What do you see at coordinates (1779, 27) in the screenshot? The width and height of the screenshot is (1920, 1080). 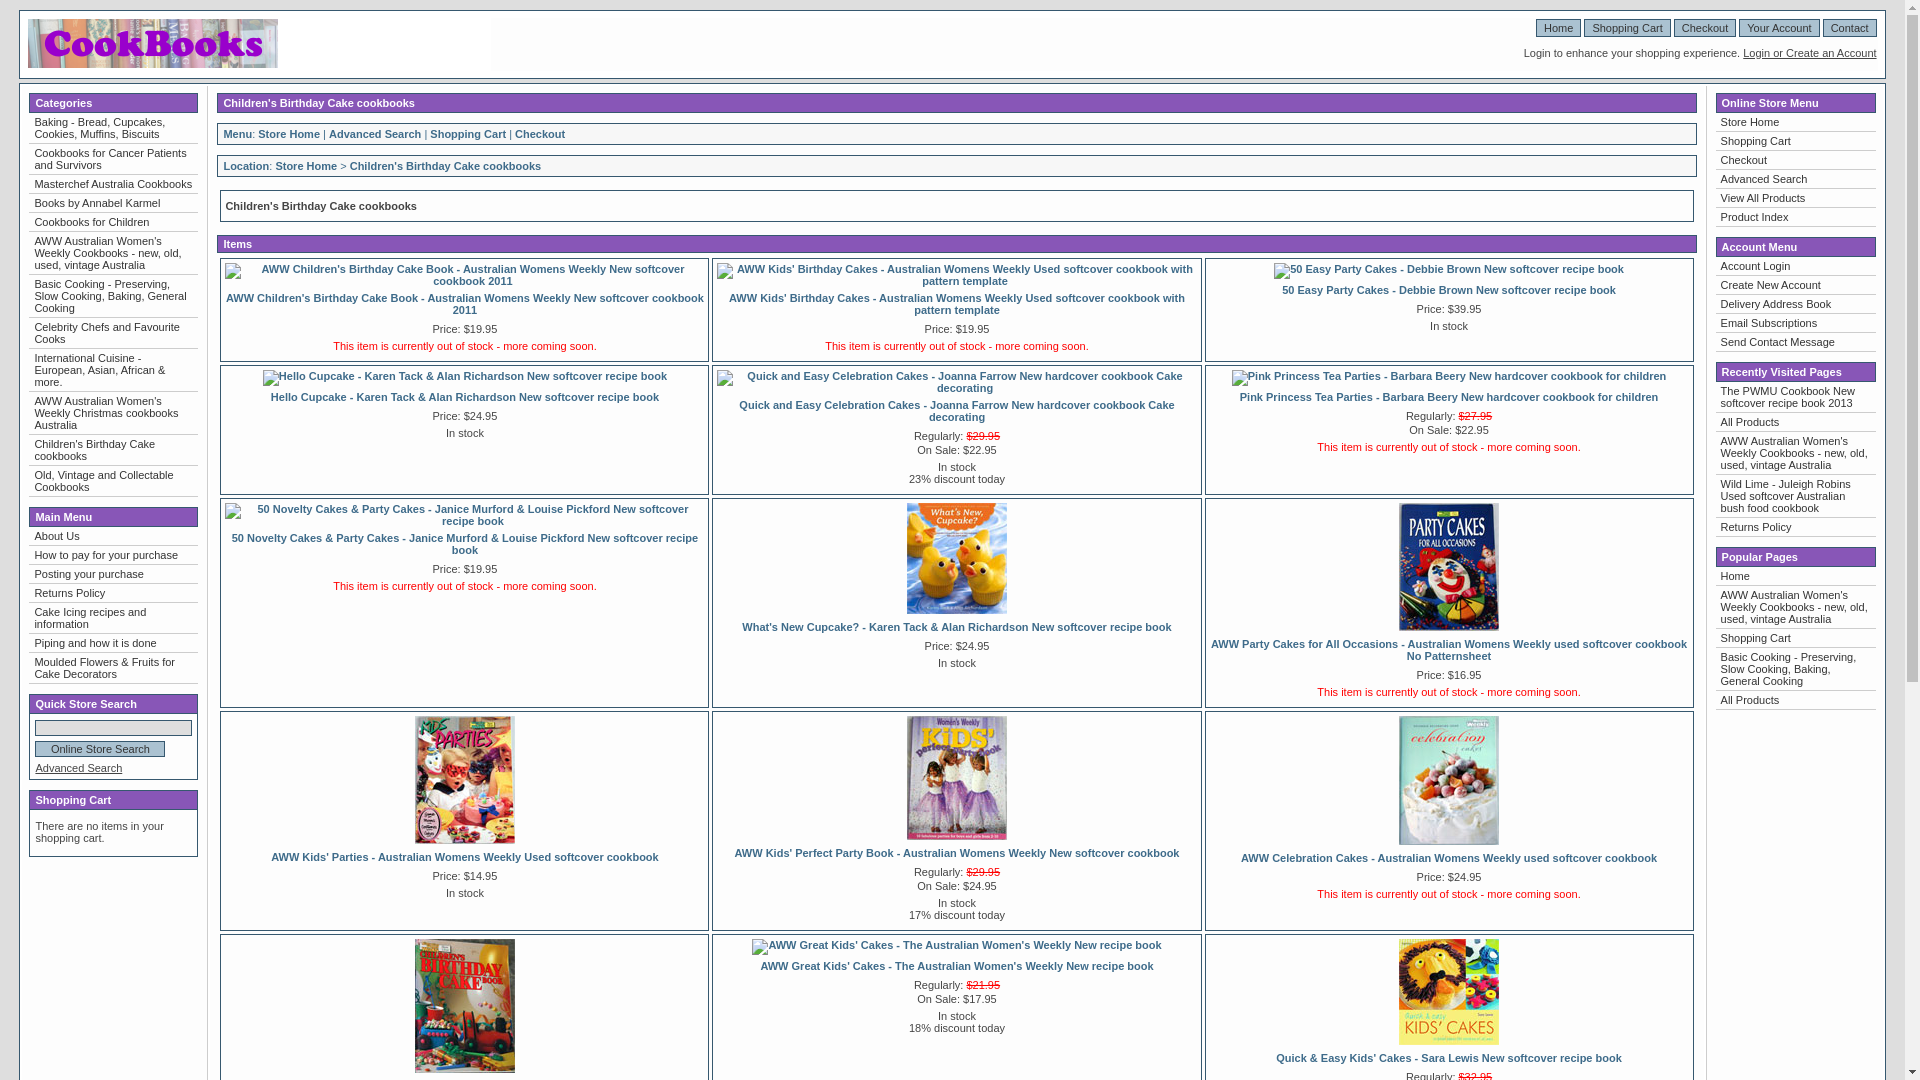 I see `'Your Account'` at bounding box center [1779, 27].